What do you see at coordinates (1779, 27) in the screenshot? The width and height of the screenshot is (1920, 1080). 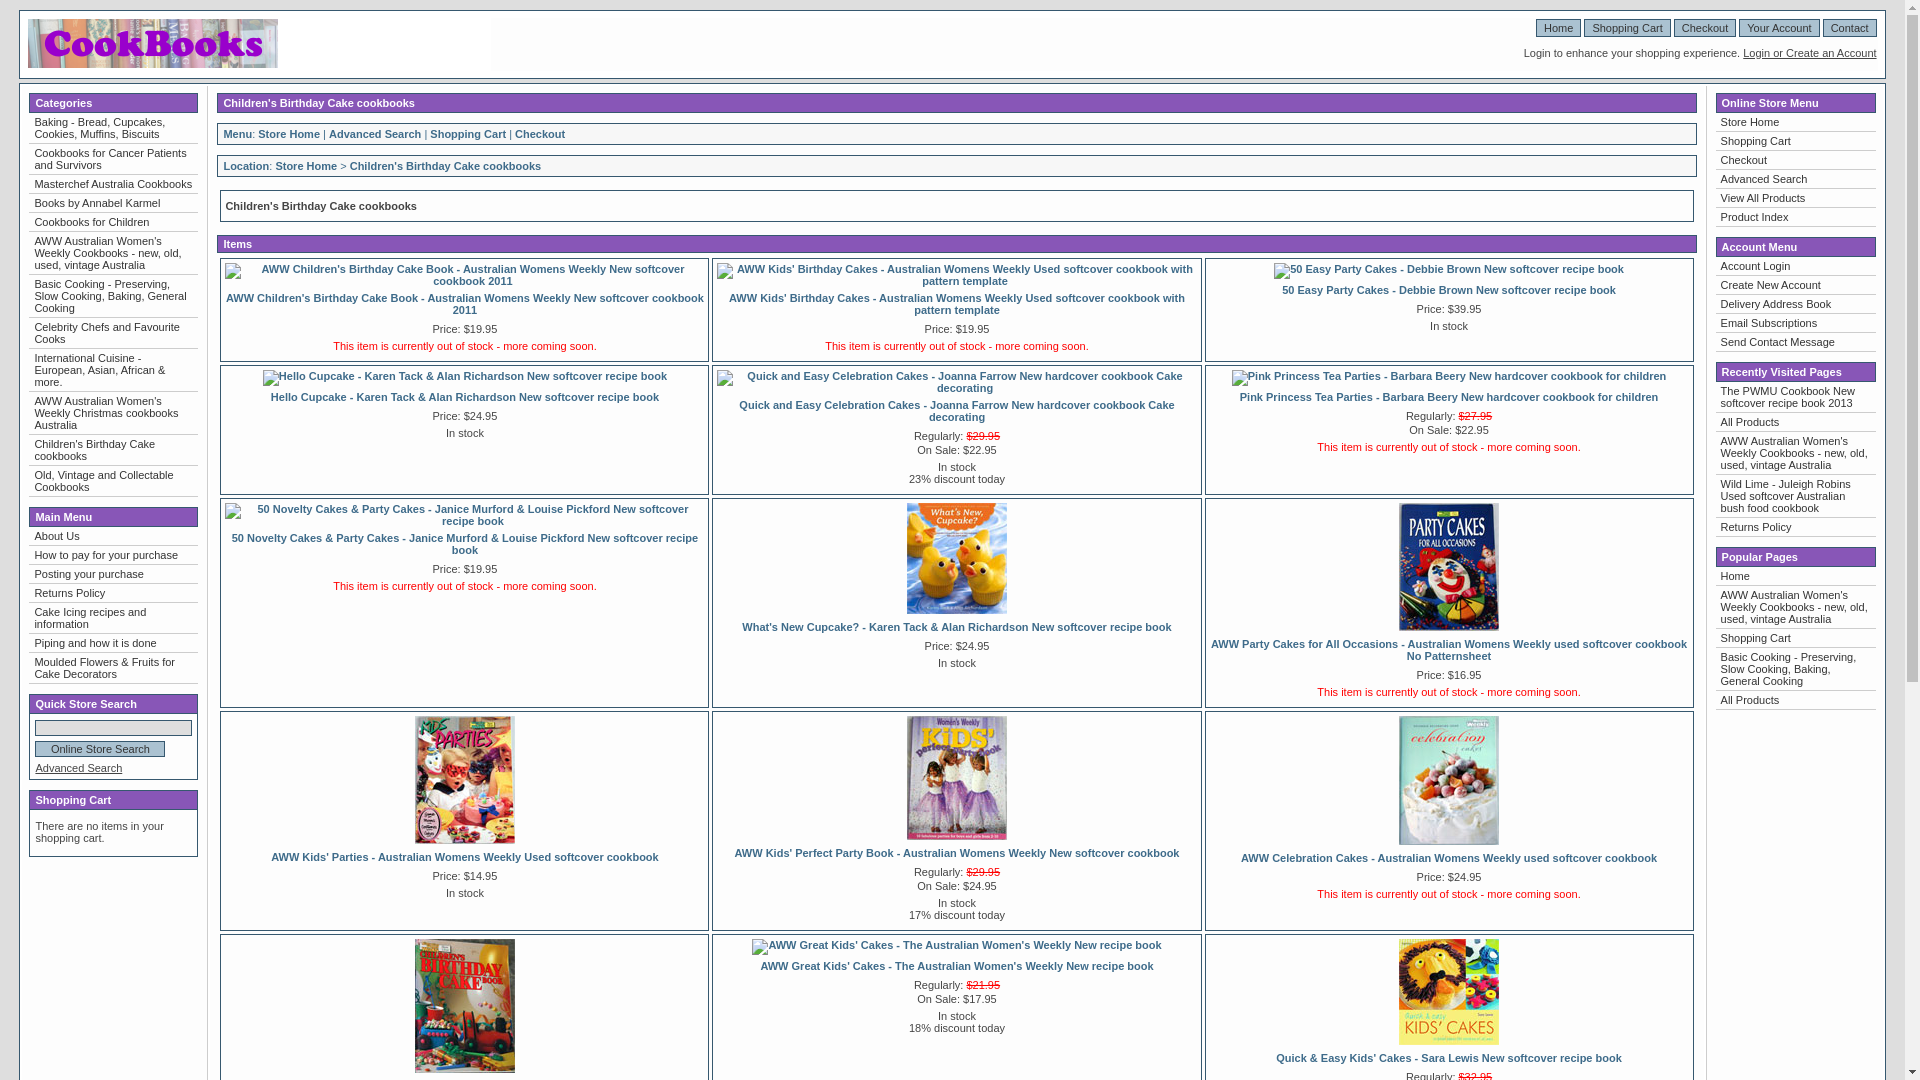 I see `'Your Account'` at bounding box center [1779, 27].